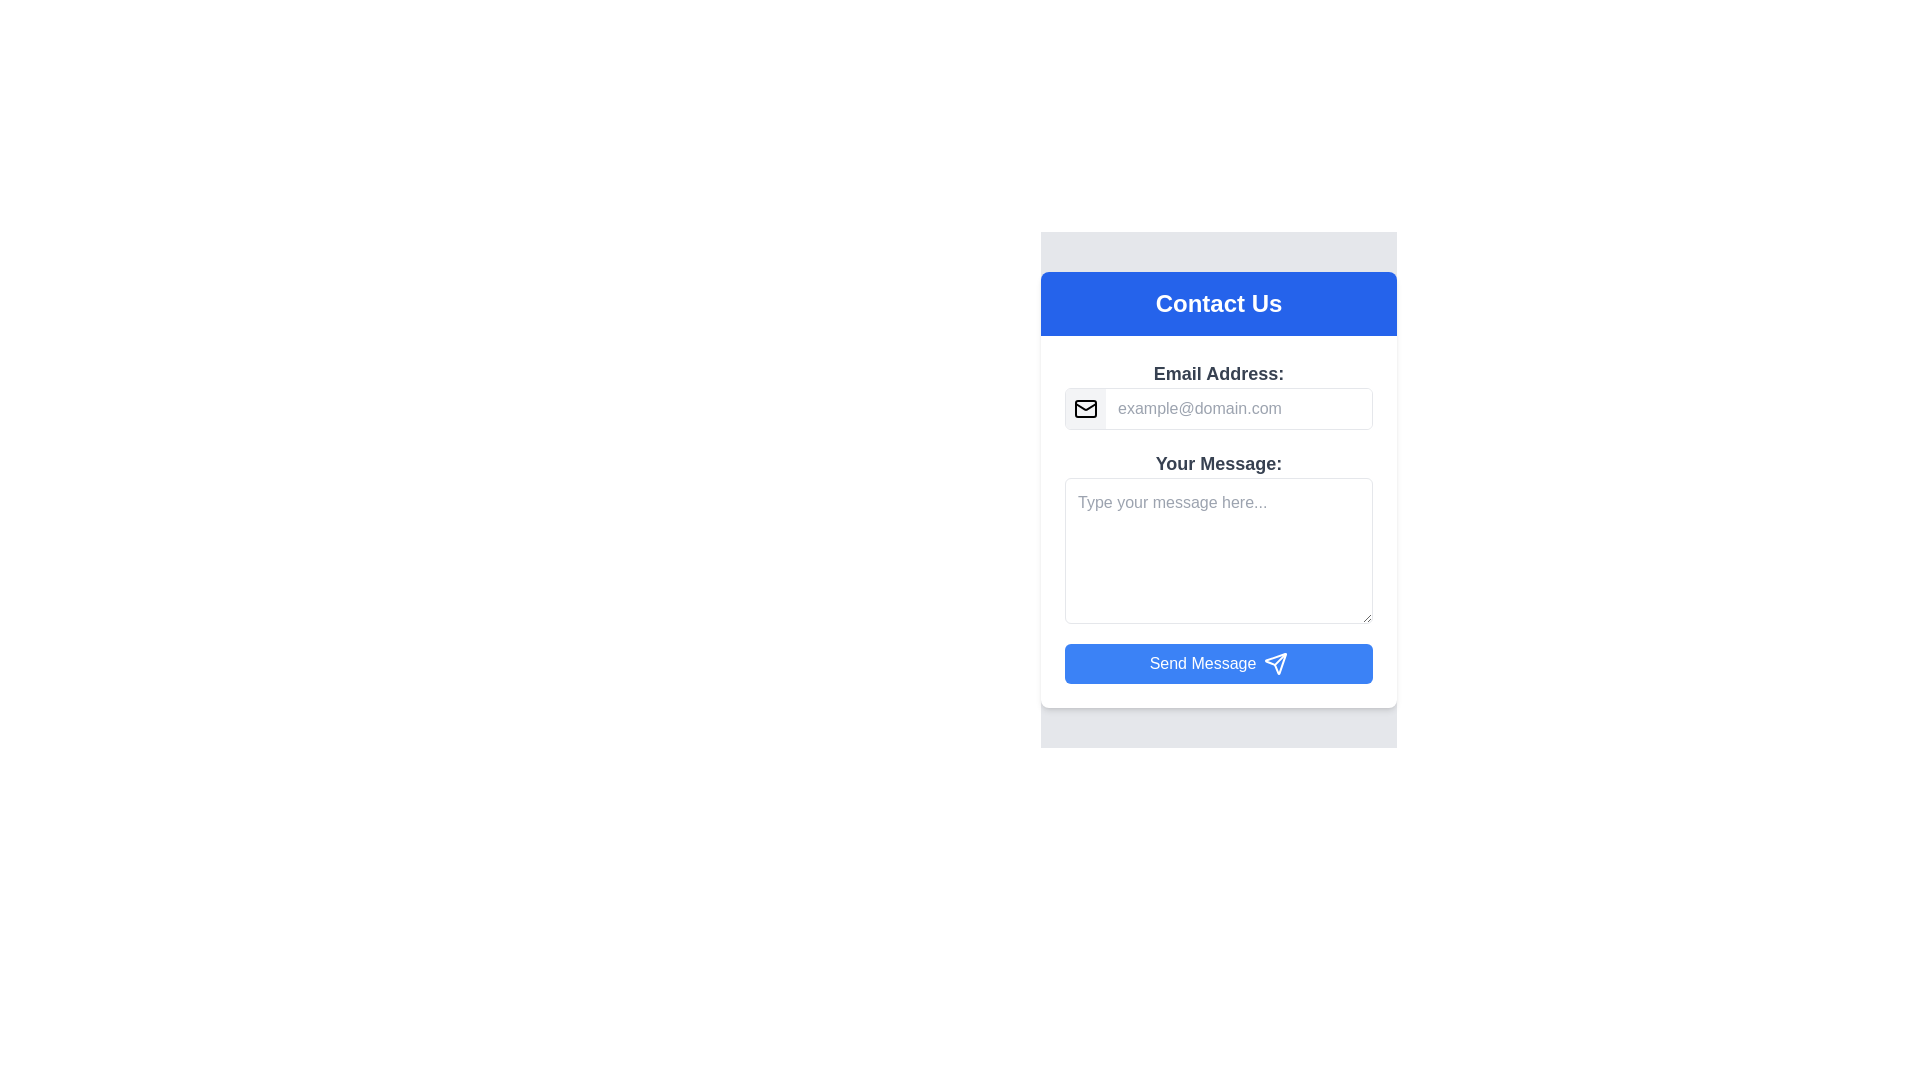 The height and width of the screenshot is (1080, 1920). Describe the element at coordinates (1218, 394) in the screenshot. I see `inside the email address input field, which is a labeled rectangular box with an envelope icon on the left and the label 'Email Address:' above it` at that location.